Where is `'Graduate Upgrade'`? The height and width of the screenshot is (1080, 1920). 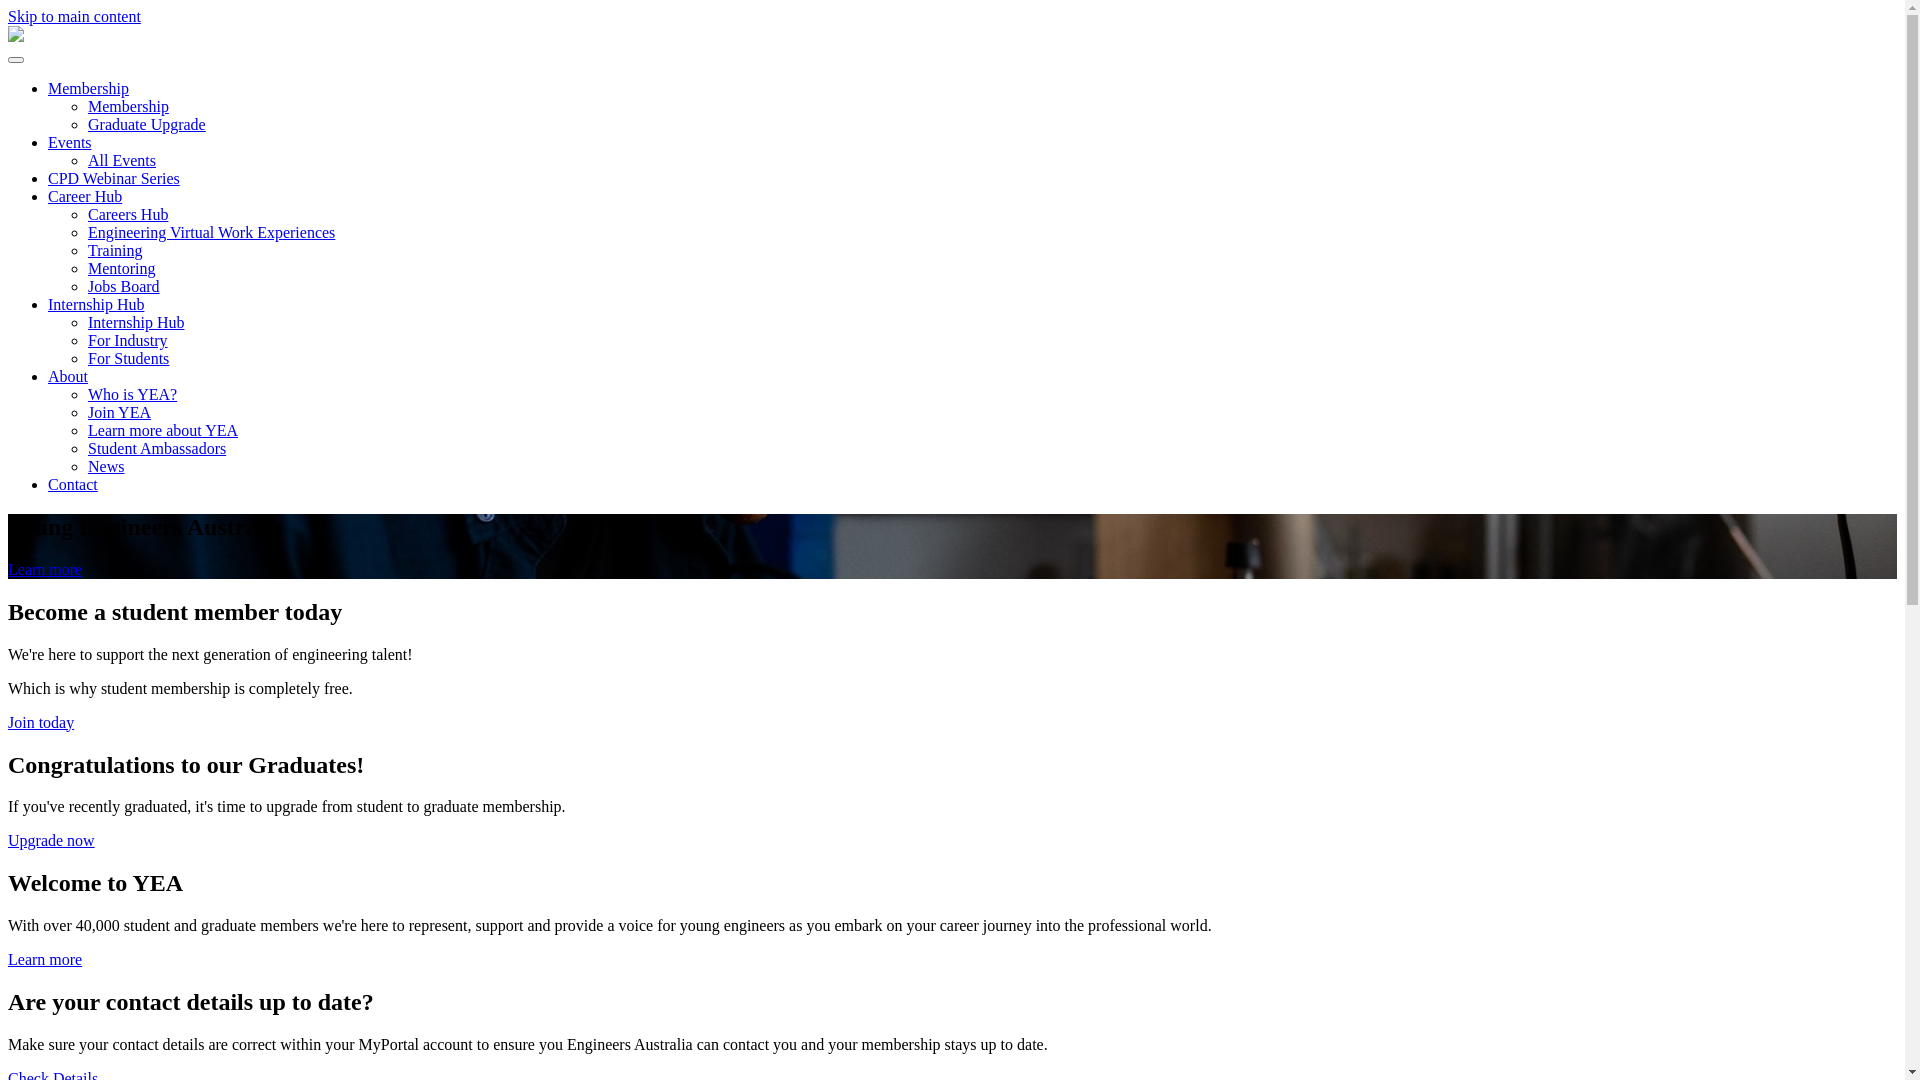 'Graduate Upgrade' is located at coordinates (146, 124).